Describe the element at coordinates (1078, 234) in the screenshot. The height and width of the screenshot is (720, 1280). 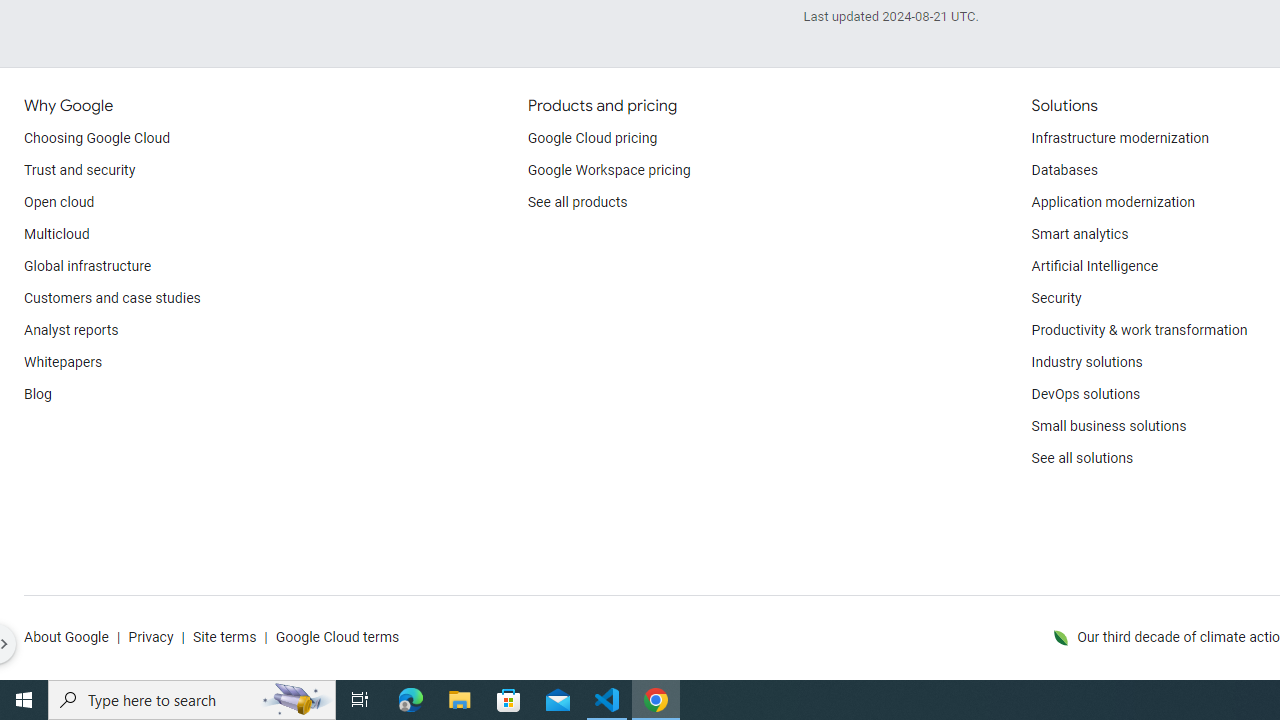
I see `'Smart analytics'` at that location.